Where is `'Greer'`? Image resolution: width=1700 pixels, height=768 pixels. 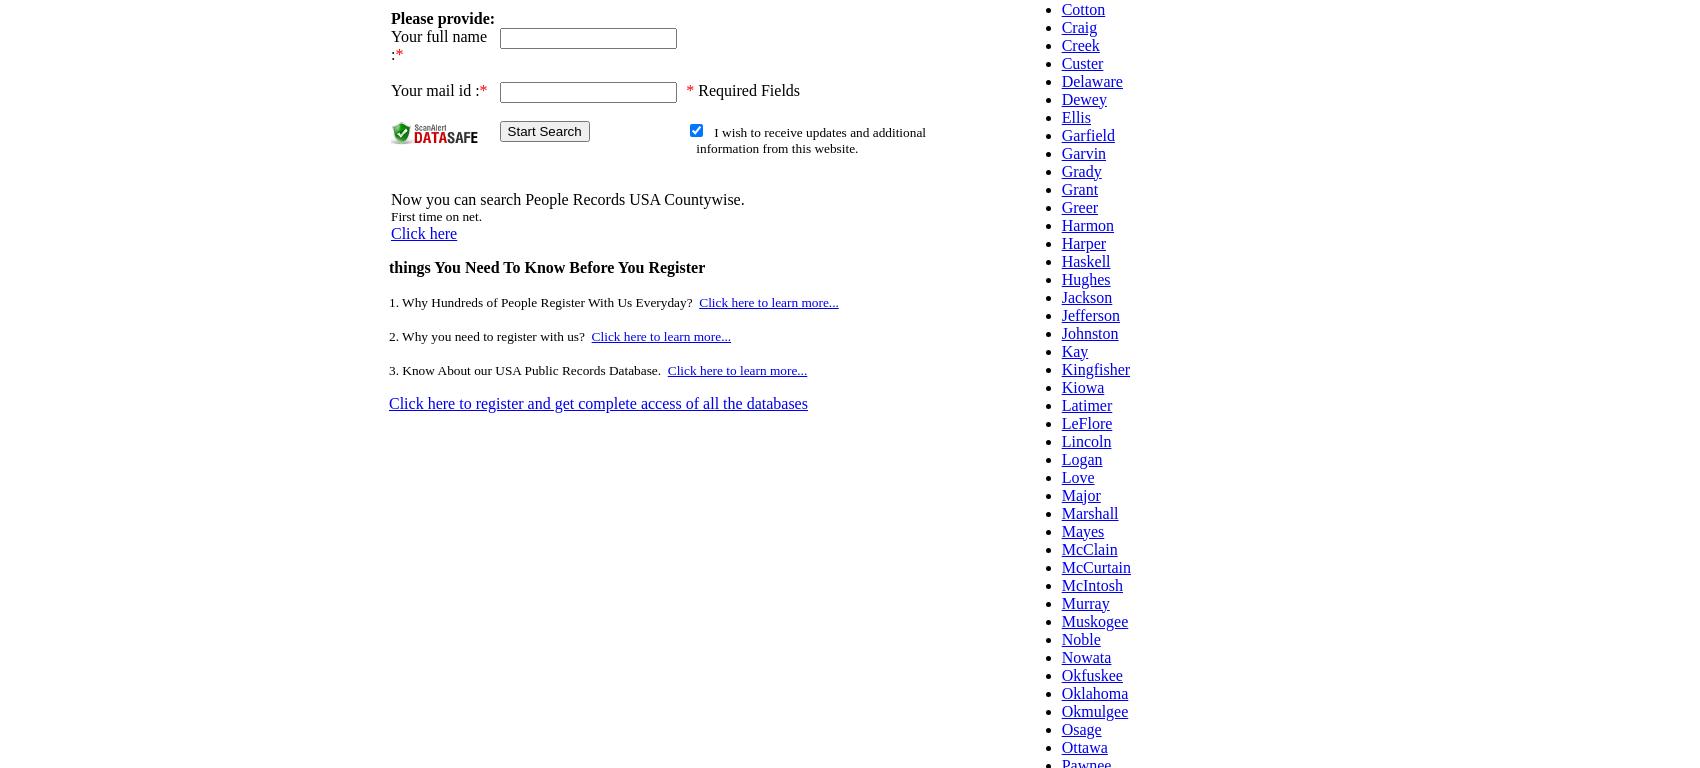
'Greer' is located at coordinates (1059, 205).